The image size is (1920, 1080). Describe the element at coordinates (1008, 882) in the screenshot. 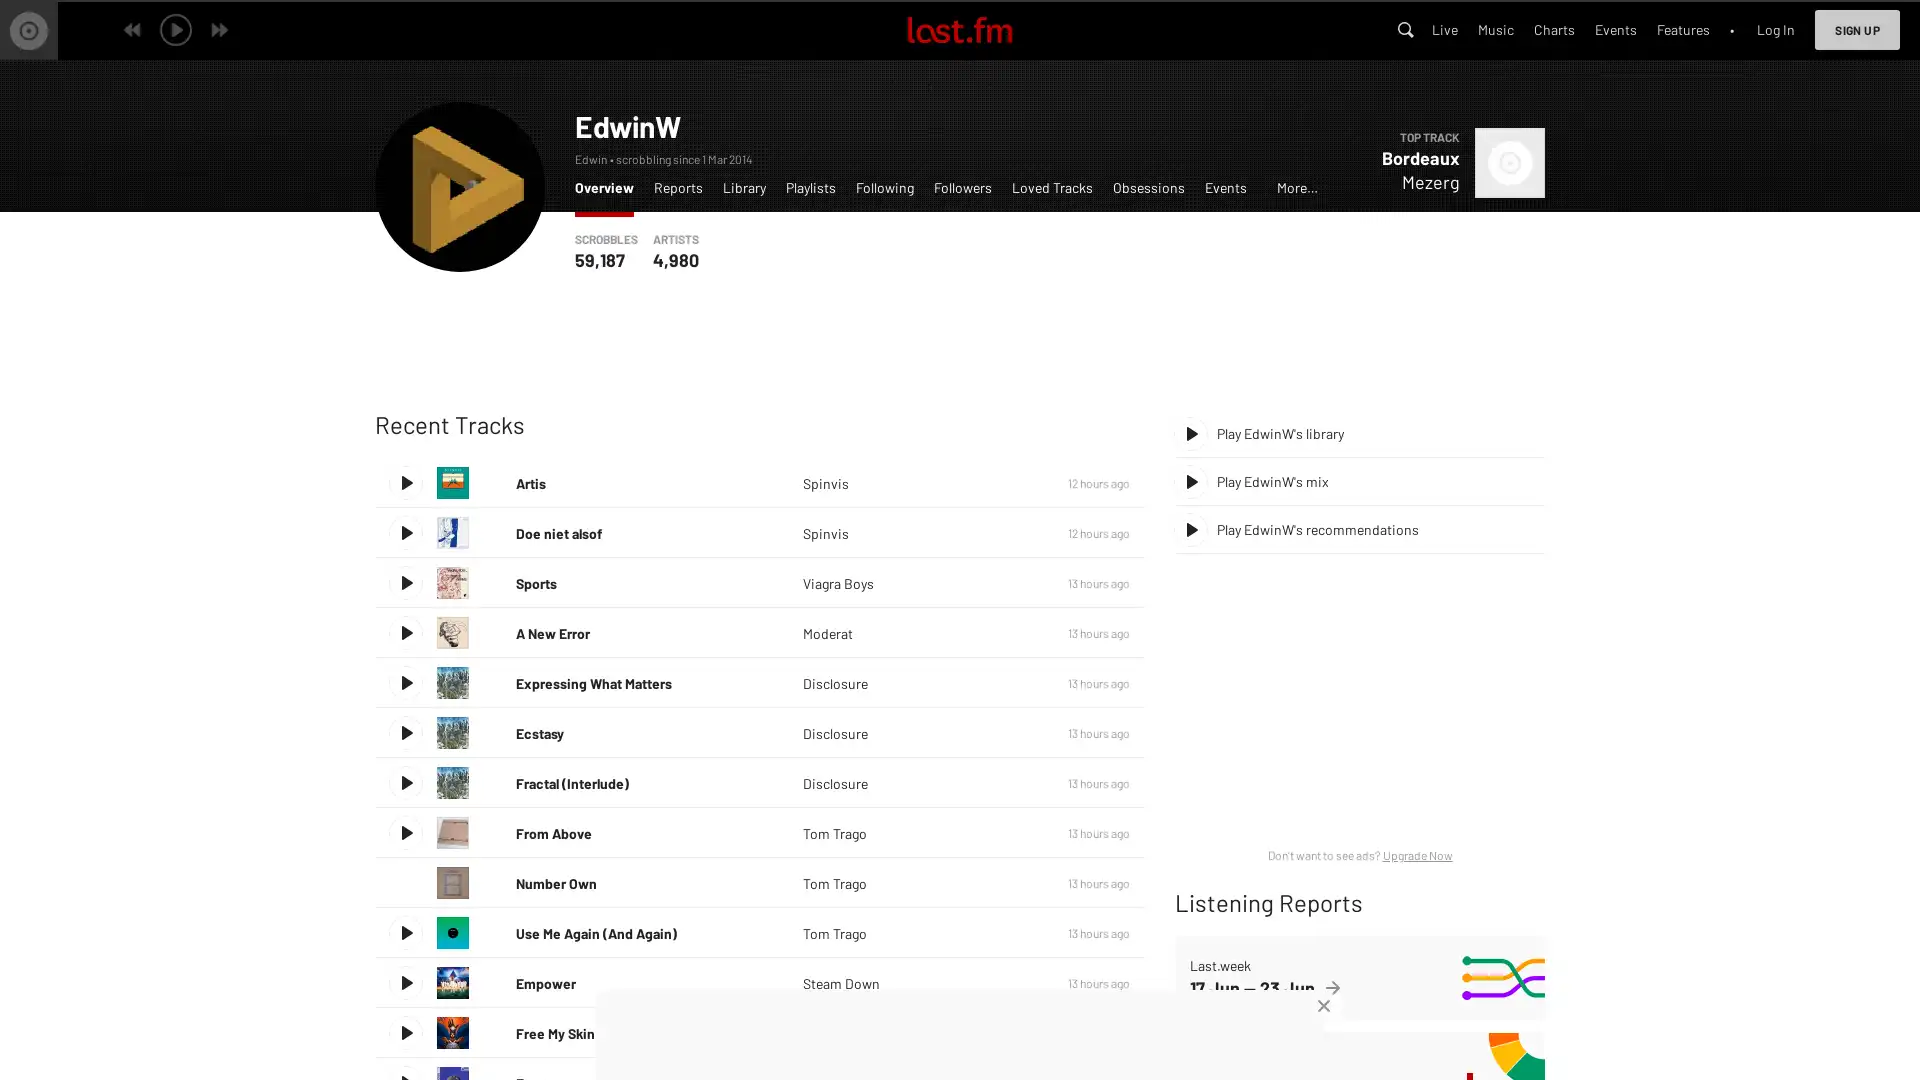

I see `Buy` at that location.